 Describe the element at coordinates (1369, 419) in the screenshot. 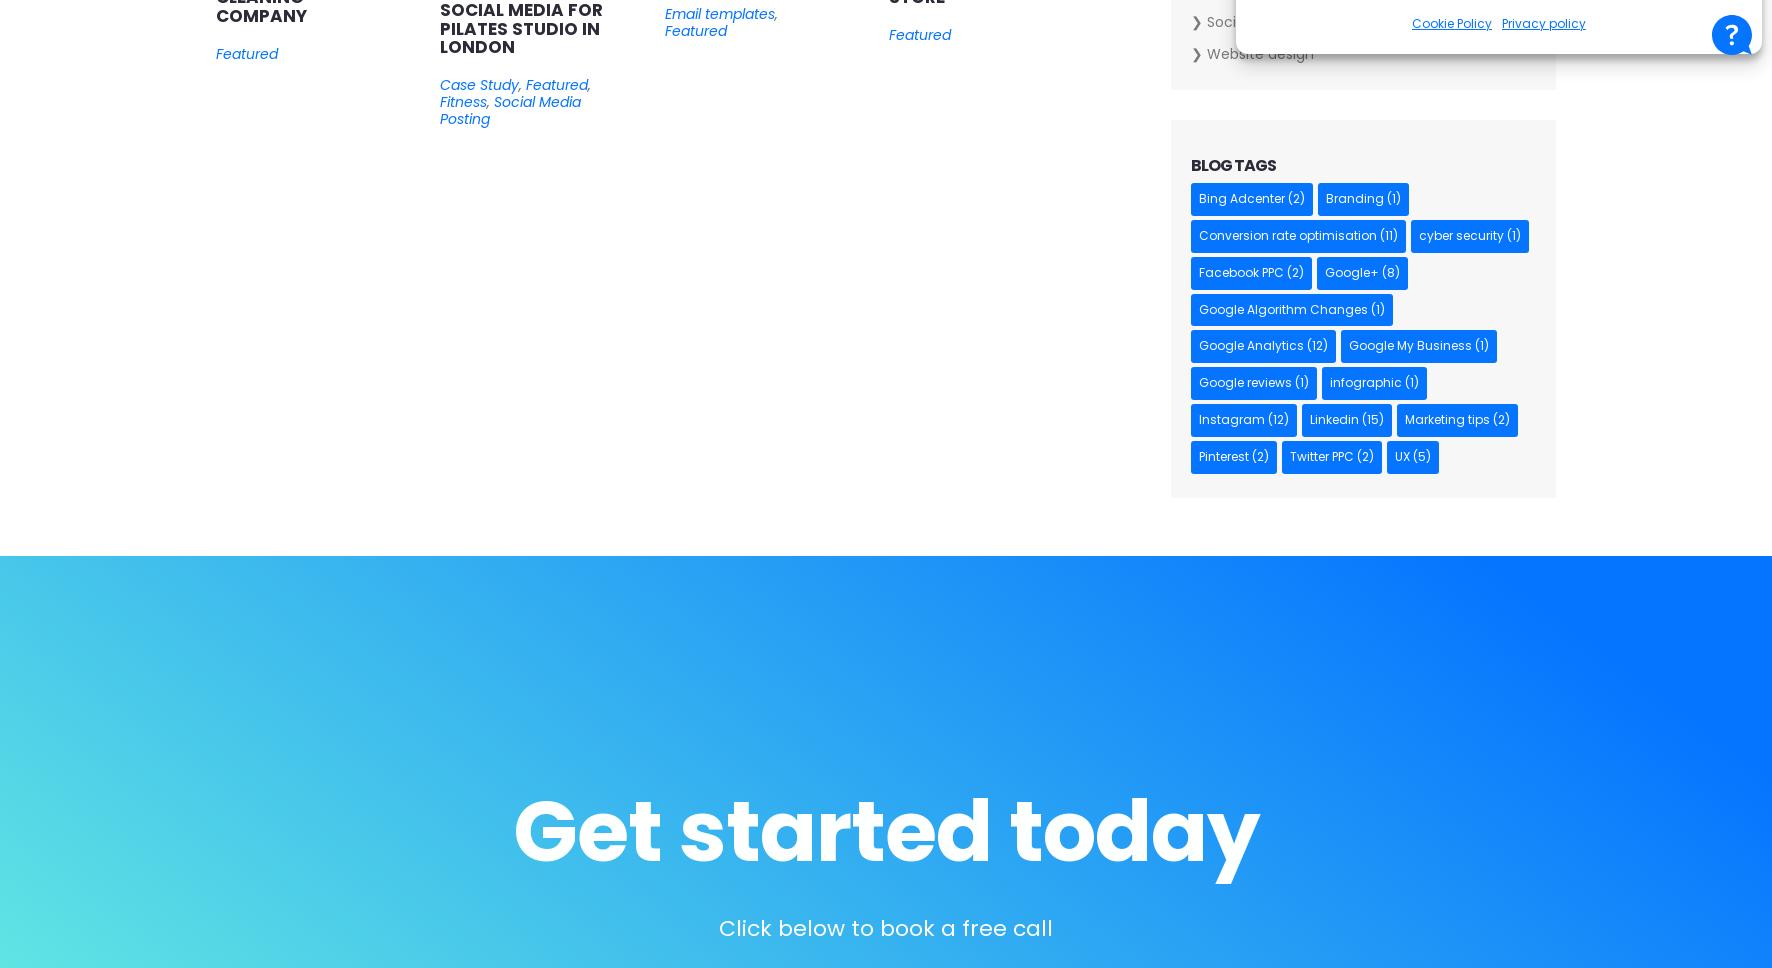

I see `'(15)'` at that location.